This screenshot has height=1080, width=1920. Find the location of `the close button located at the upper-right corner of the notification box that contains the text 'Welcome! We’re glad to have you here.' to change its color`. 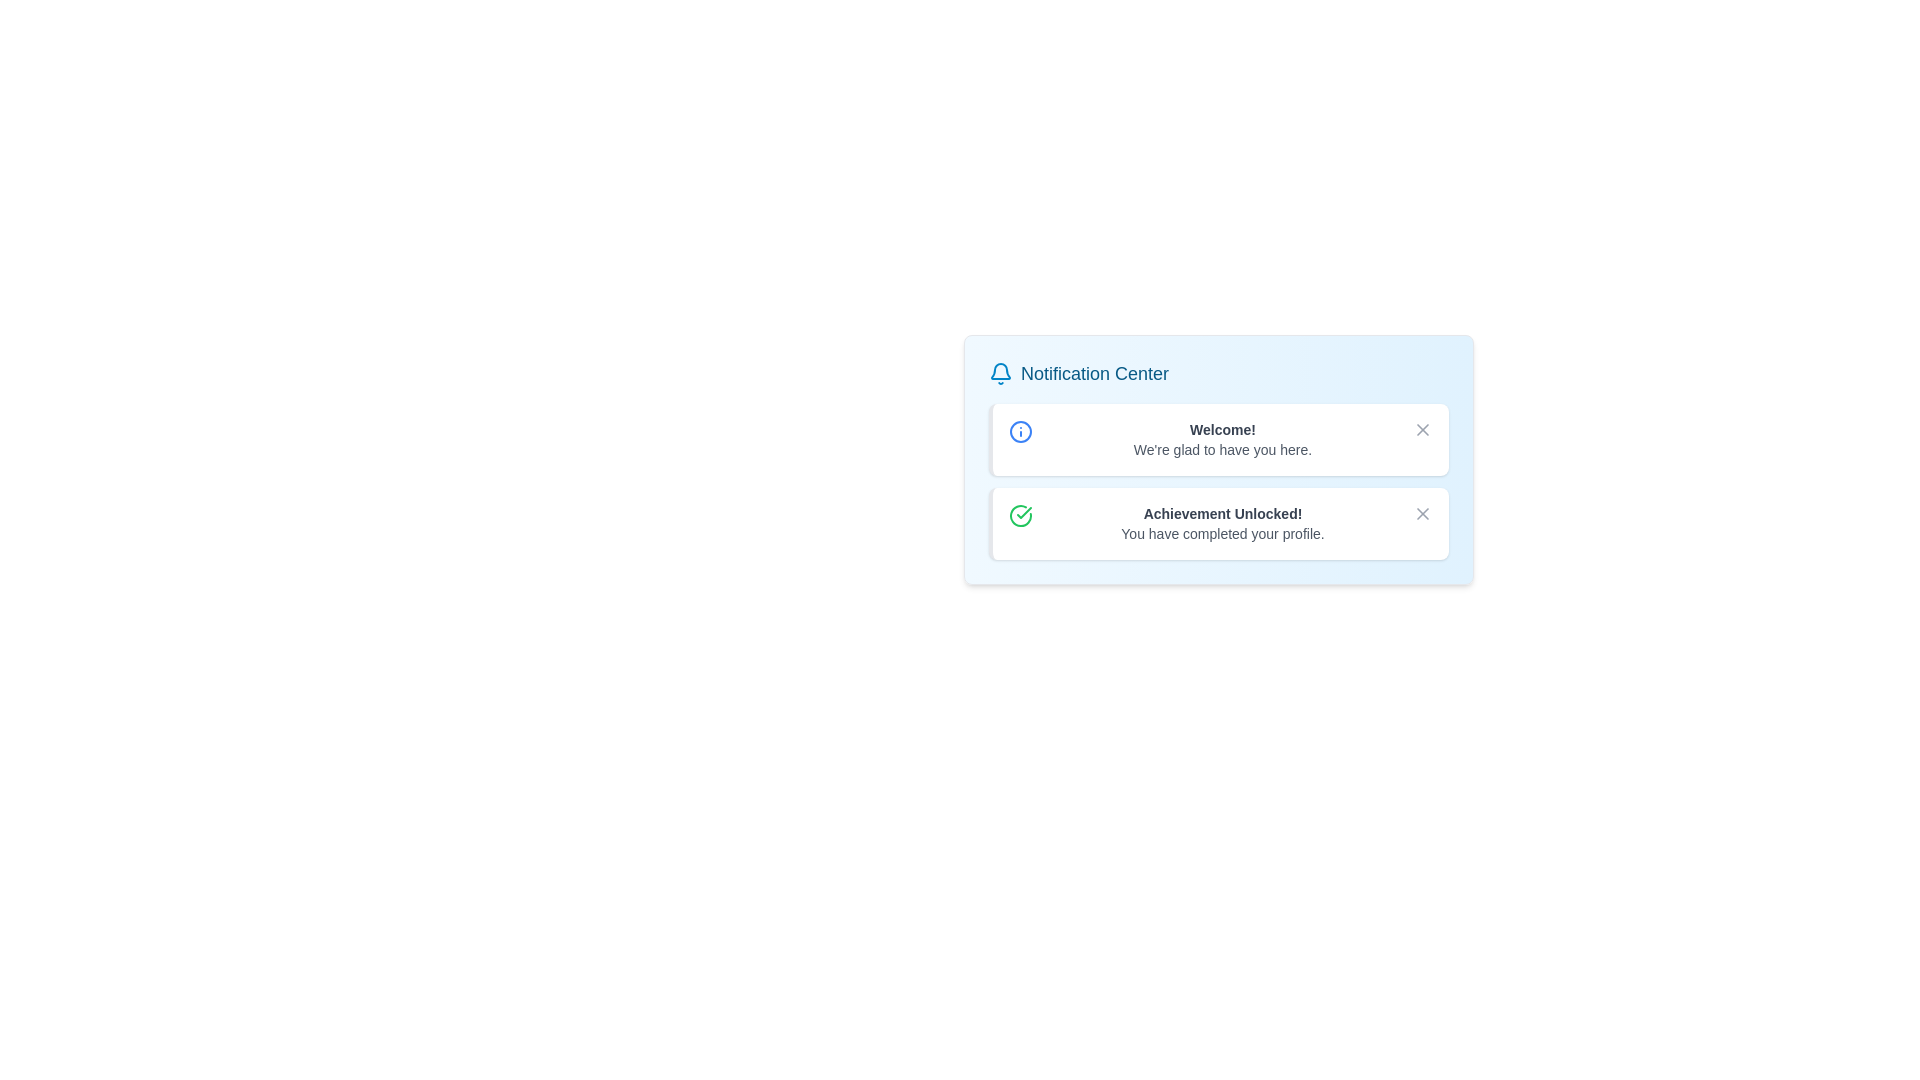

the close button located at the upper-right corner of the notification box that contains the text 'Welcome! We’re glad to have you here.' to change its color is located at coordinates (1421, 428).